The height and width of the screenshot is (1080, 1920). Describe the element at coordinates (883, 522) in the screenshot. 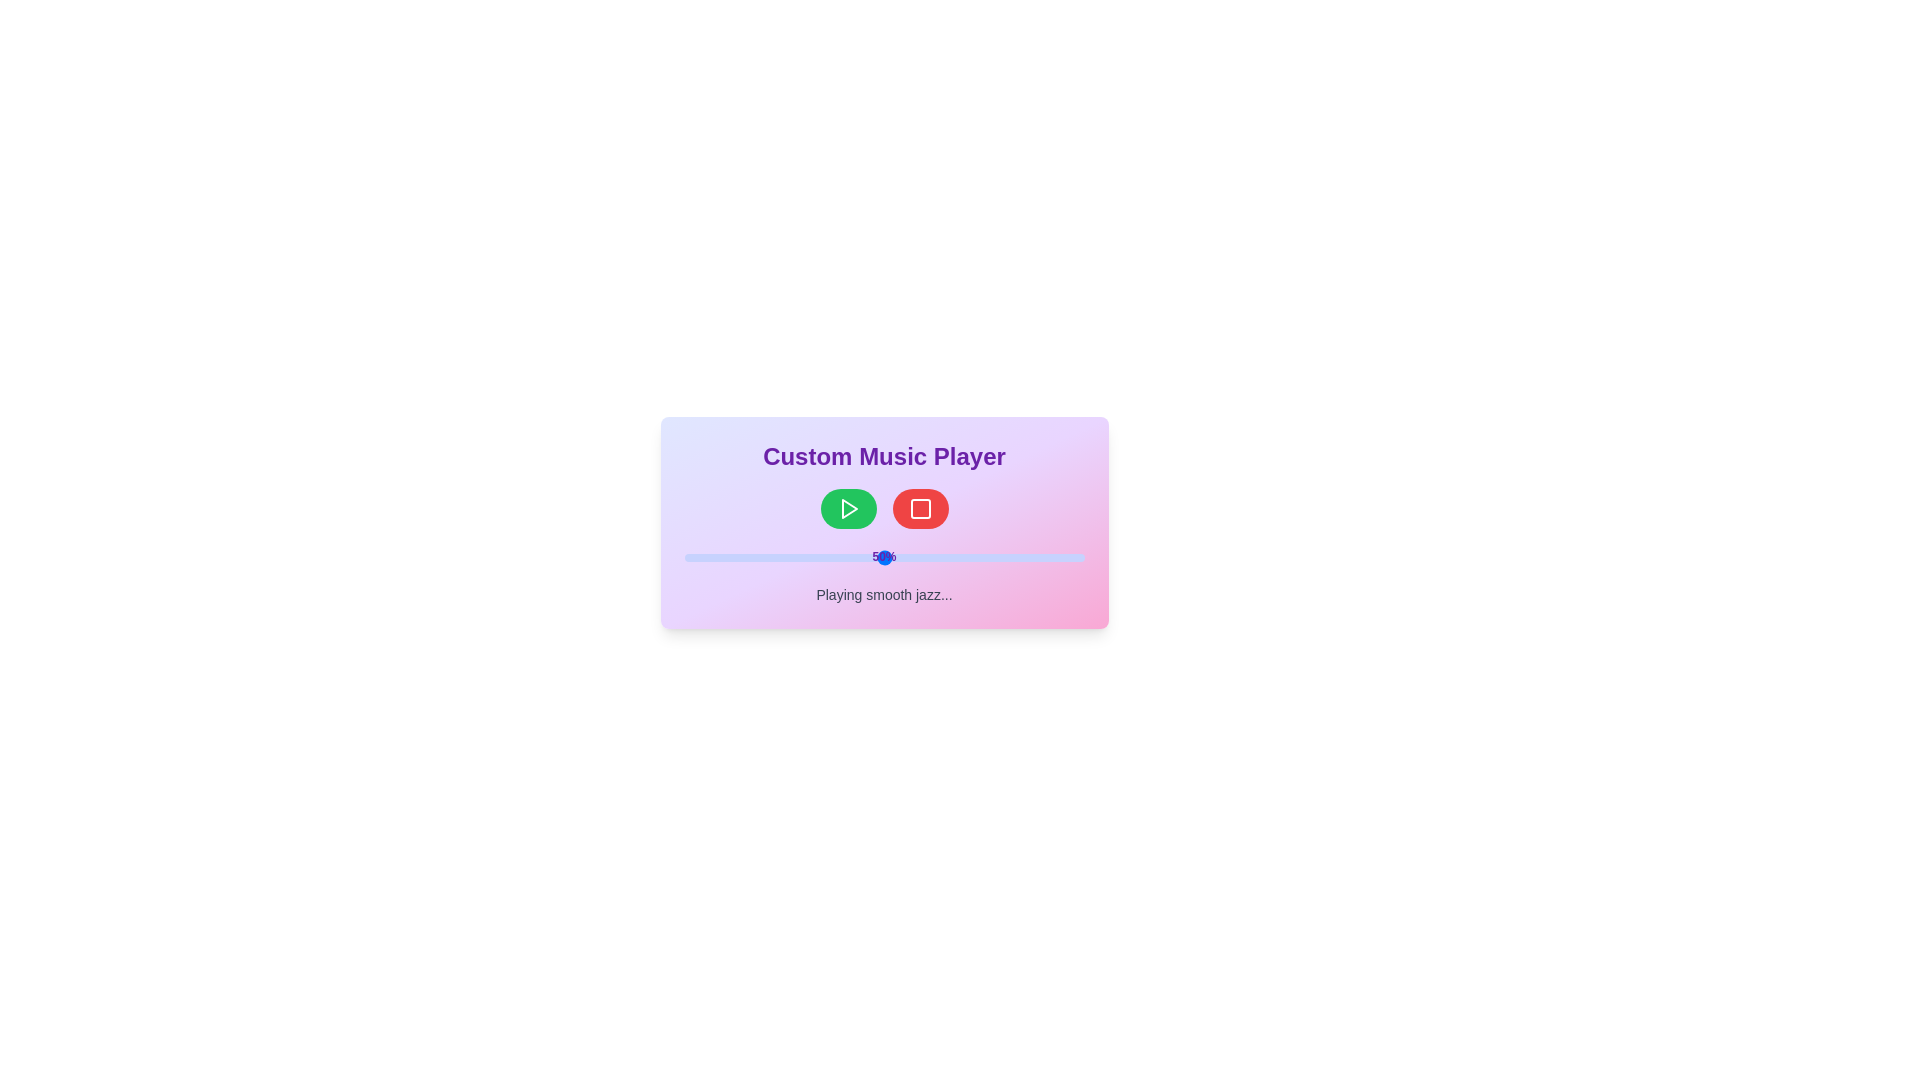

I see `the progress bar of the 'Custom Music Player' to change the playback position` at that location.